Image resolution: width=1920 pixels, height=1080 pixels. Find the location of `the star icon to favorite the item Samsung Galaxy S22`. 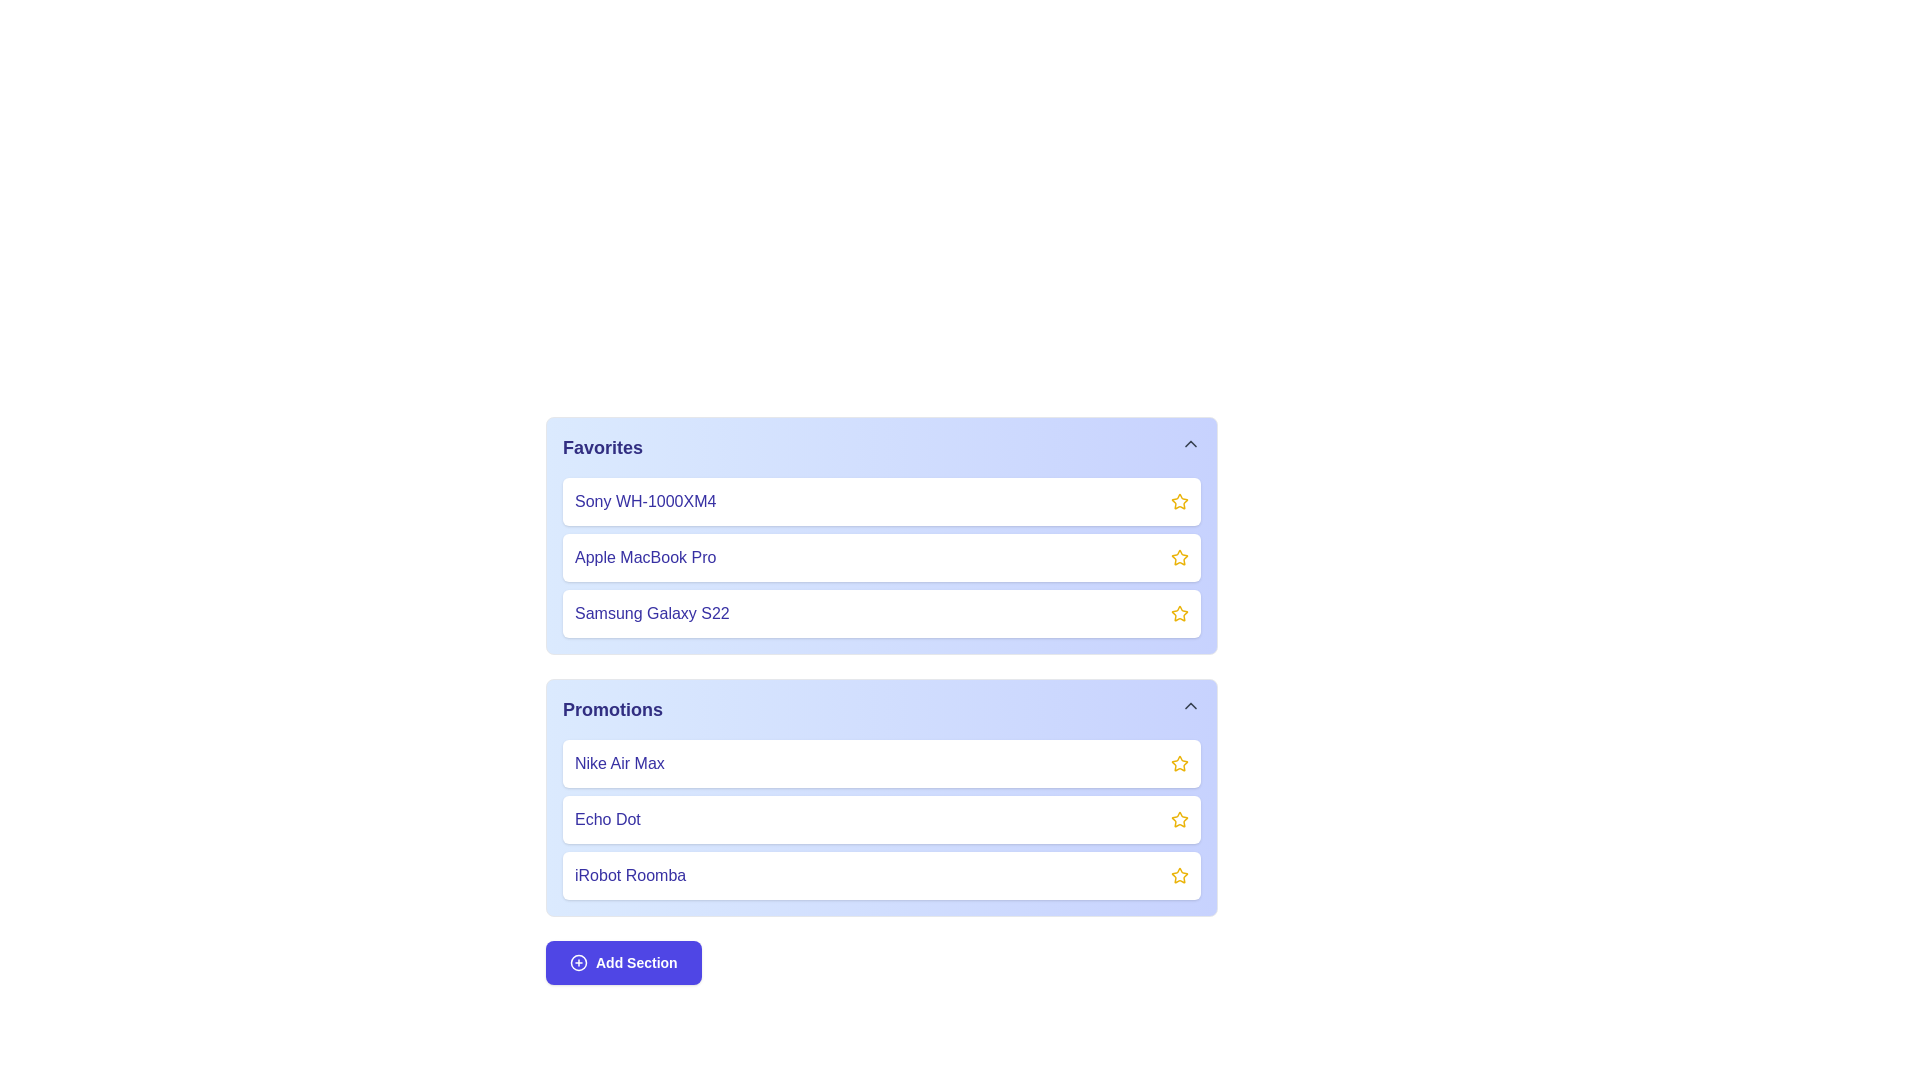

the star icon to favorite the item Samsung Galaxy S22 is located at coordinates (1180, 612).